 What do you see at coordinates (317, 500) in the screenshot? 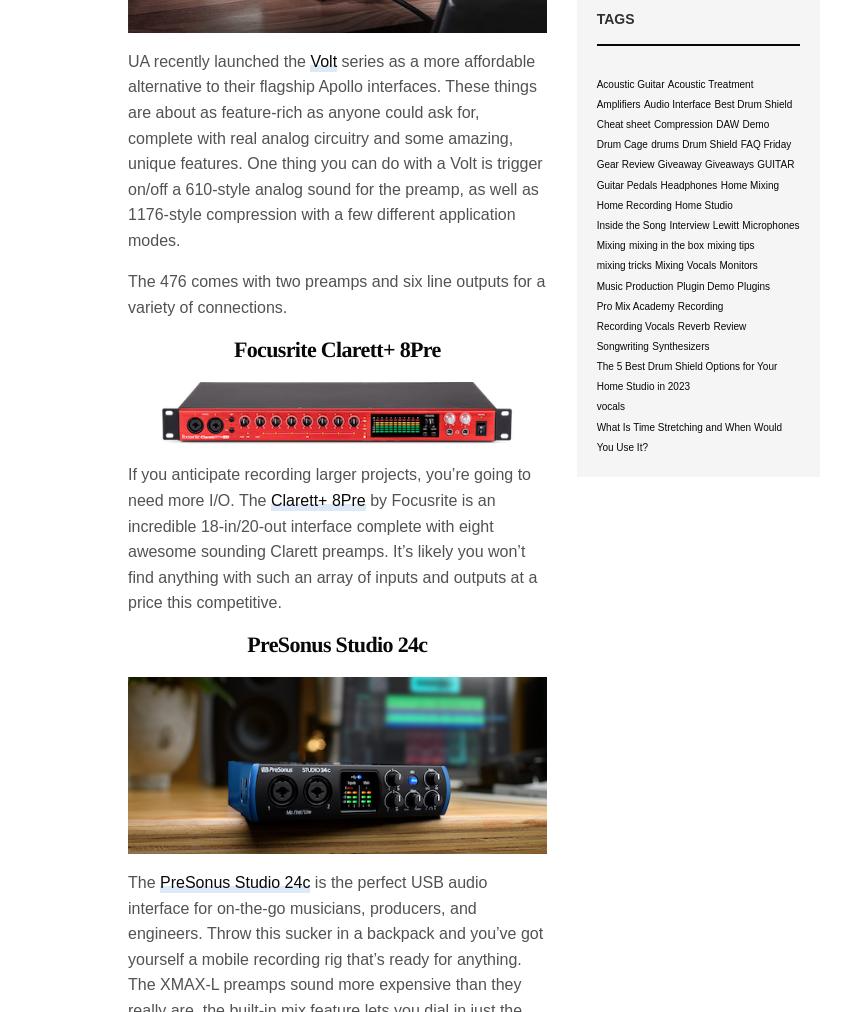
I see `'Clarett+ 8Pre'` at bounding box center [317, 500].